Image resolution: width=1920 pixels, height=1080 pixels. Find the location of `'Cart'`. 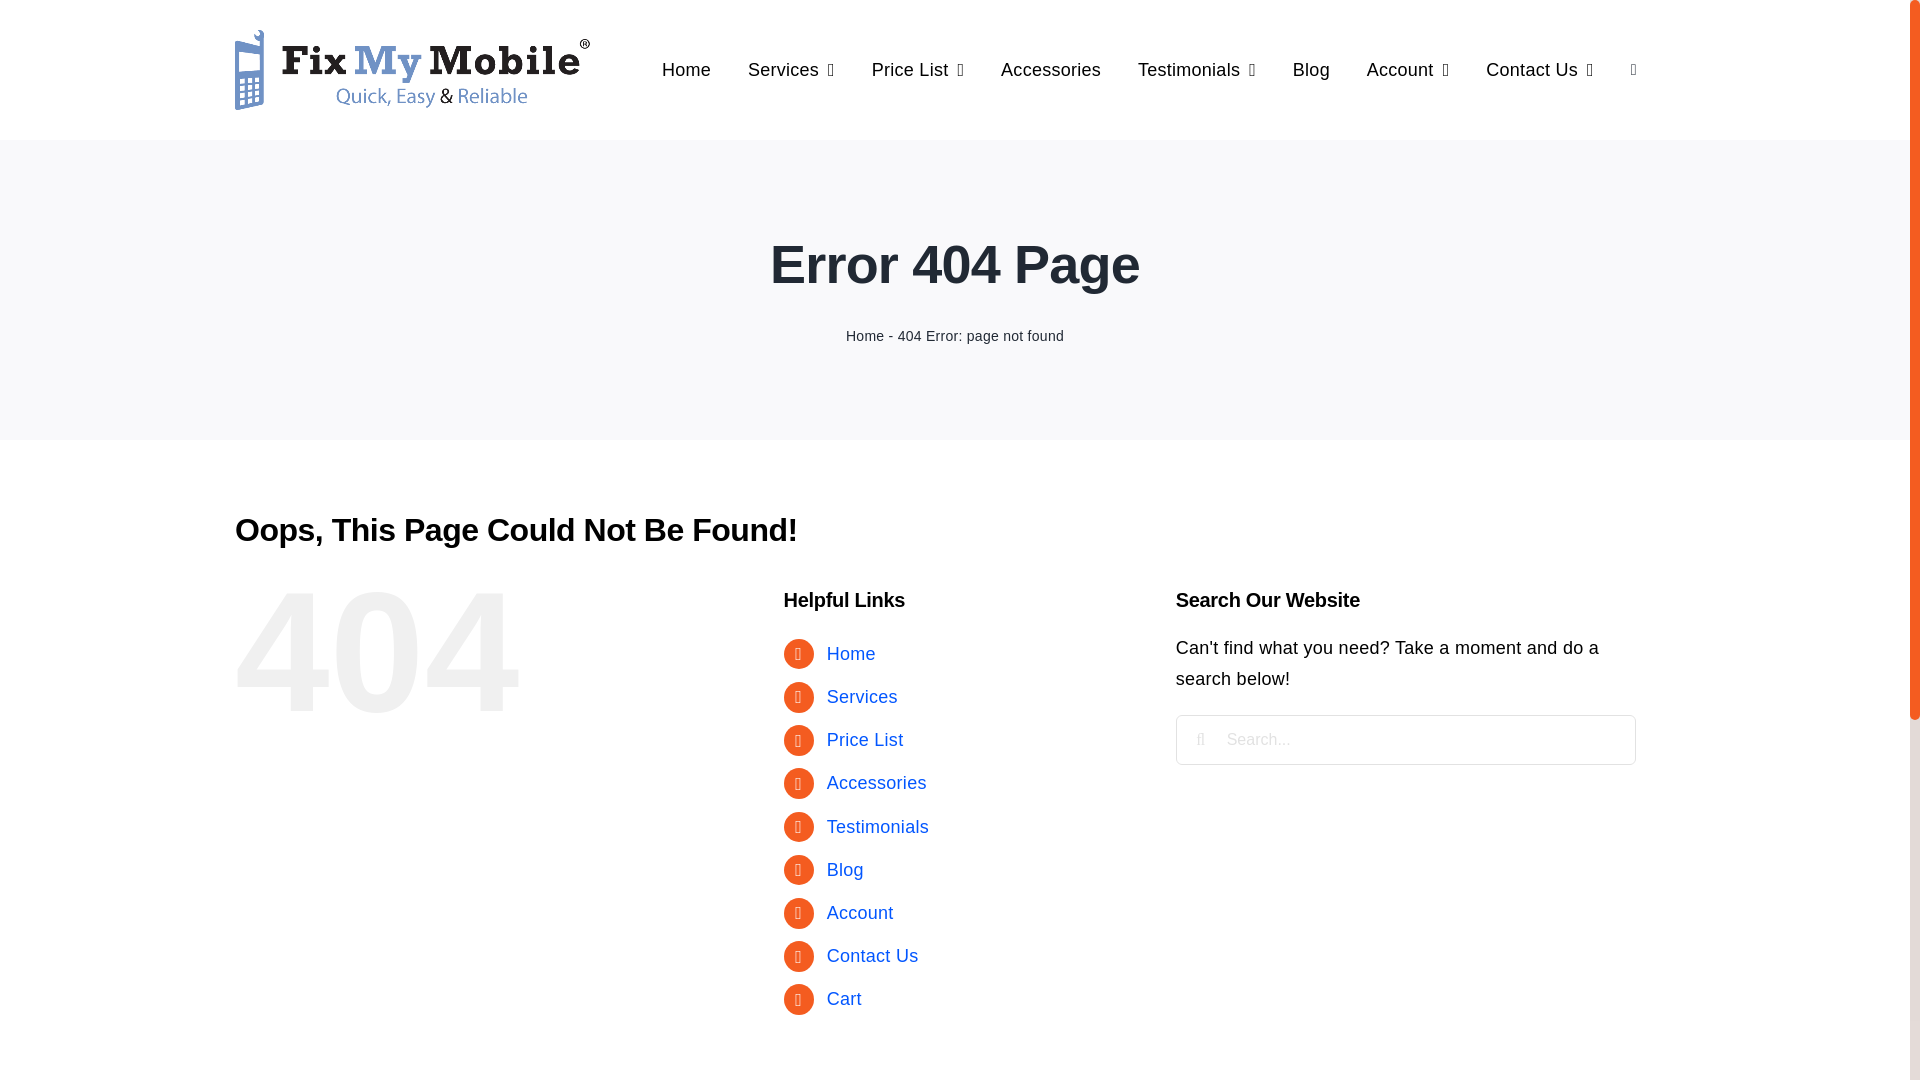

'Cart' is located at coordinates (844, 999).